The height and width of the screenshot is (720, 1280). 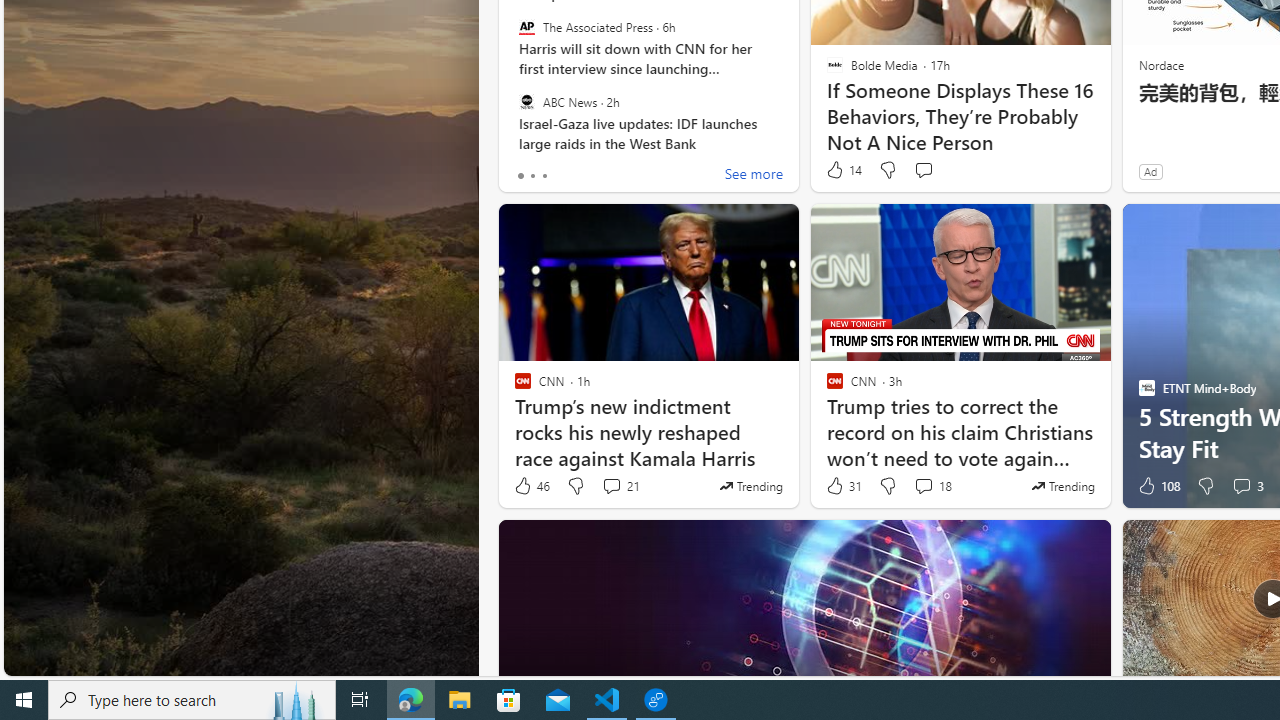 I want to click on '46 Like', so click(x=531, y=486).